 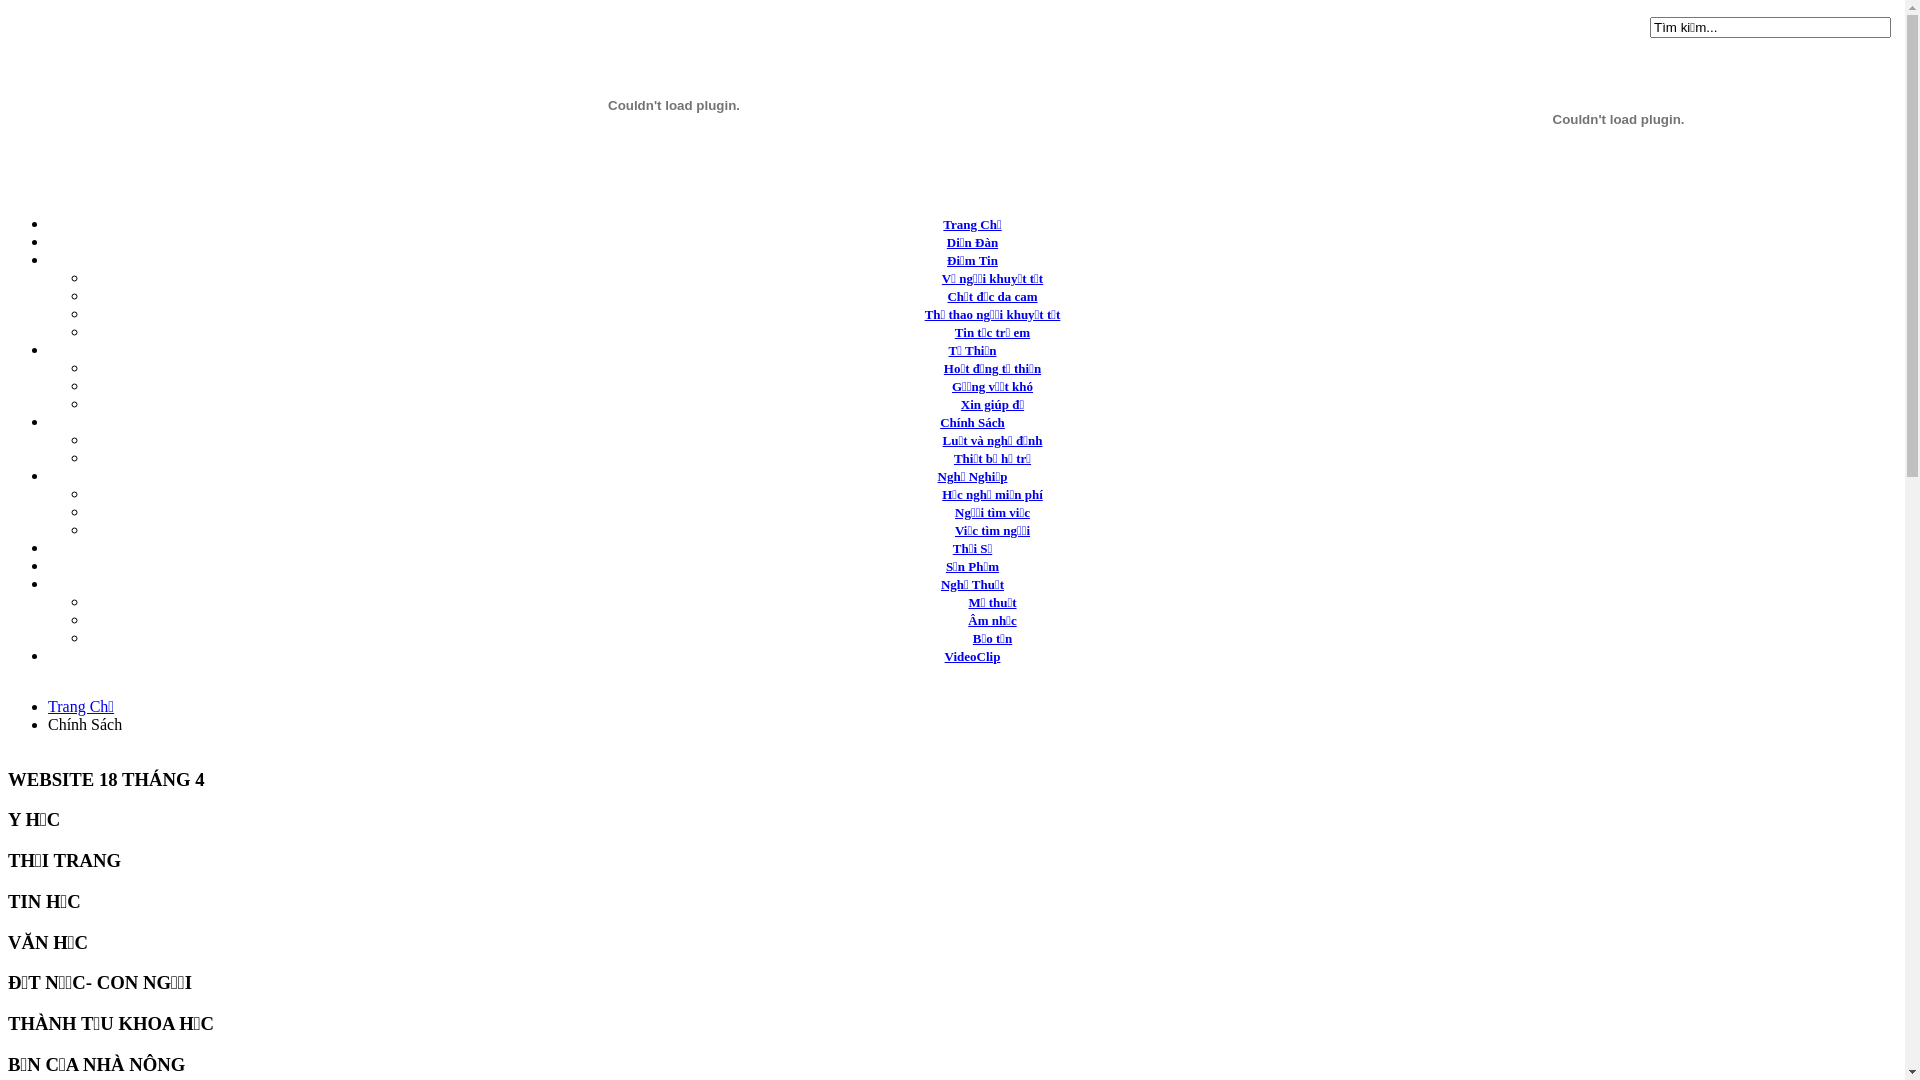 I want to click on 'VideoClip', so click(x=944, y=656).